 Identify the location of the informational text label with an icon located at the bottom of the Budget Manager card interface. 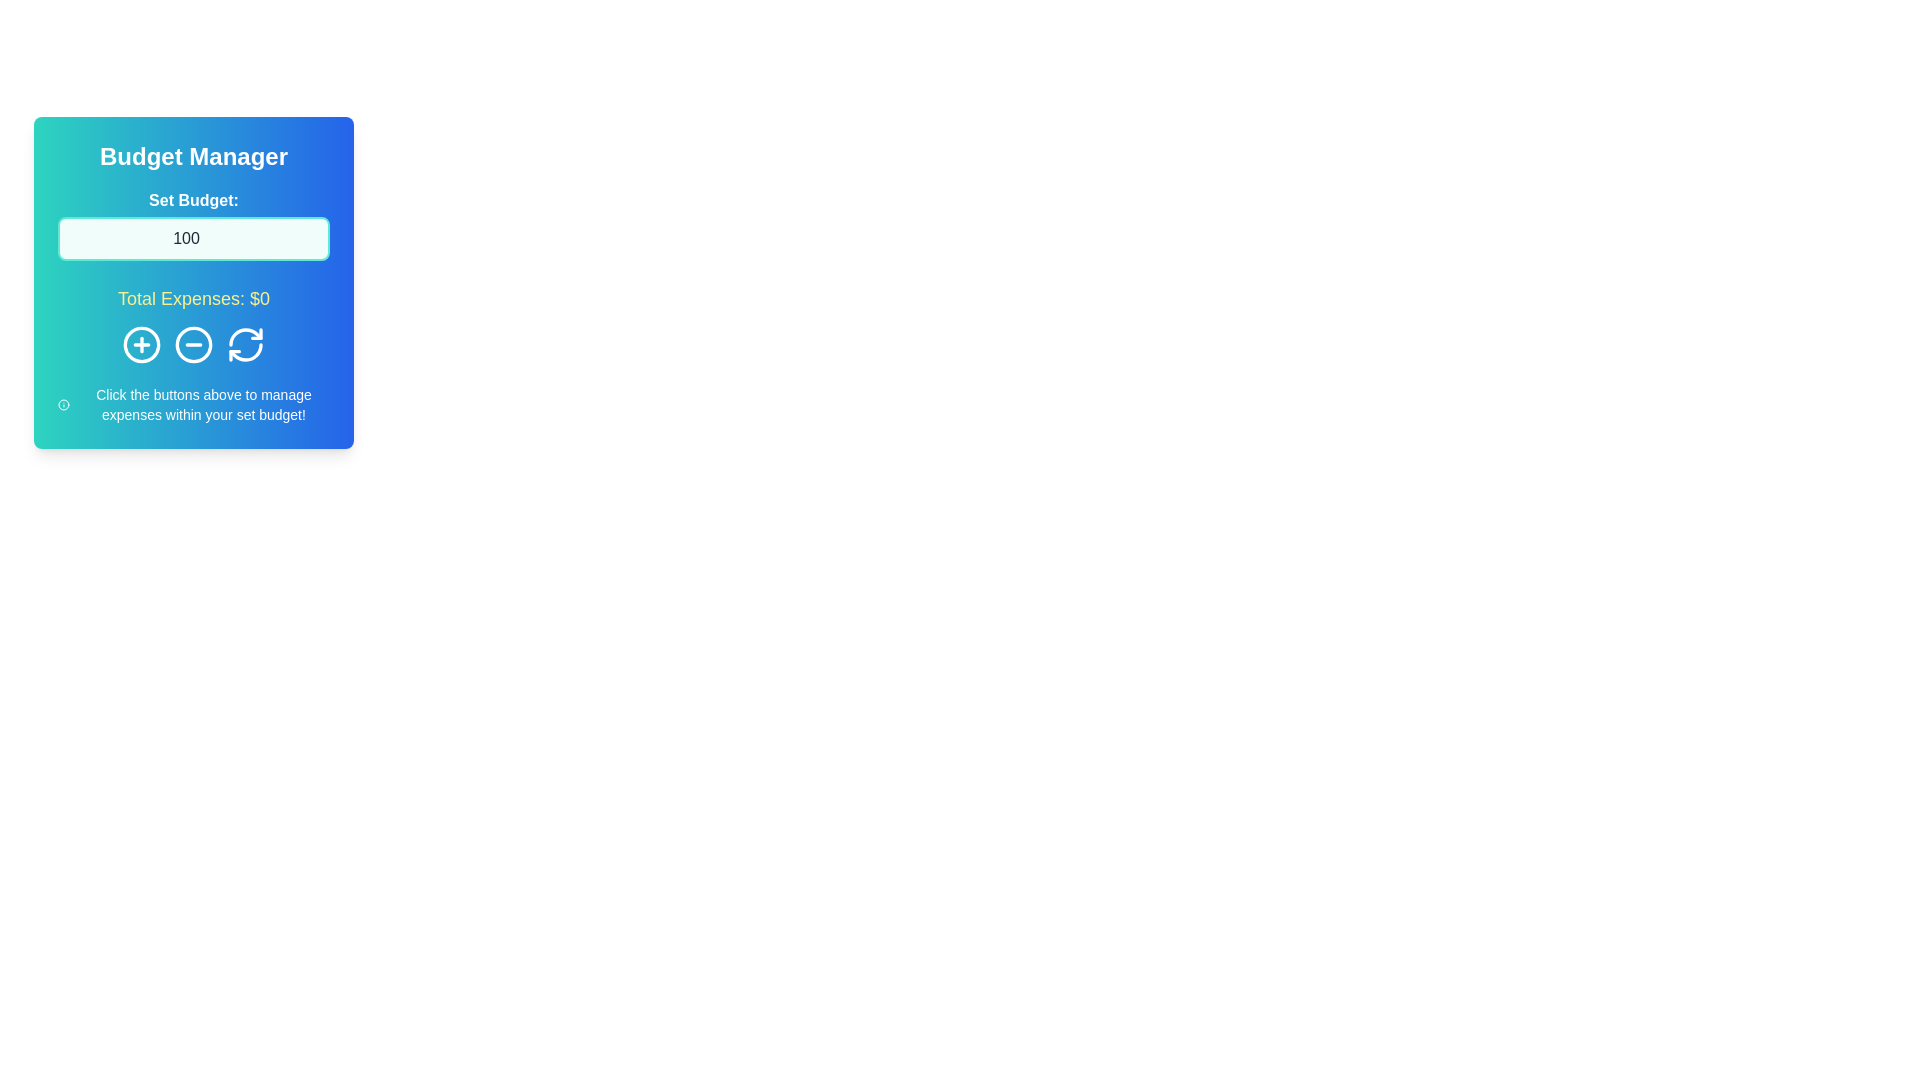
(193, 405).